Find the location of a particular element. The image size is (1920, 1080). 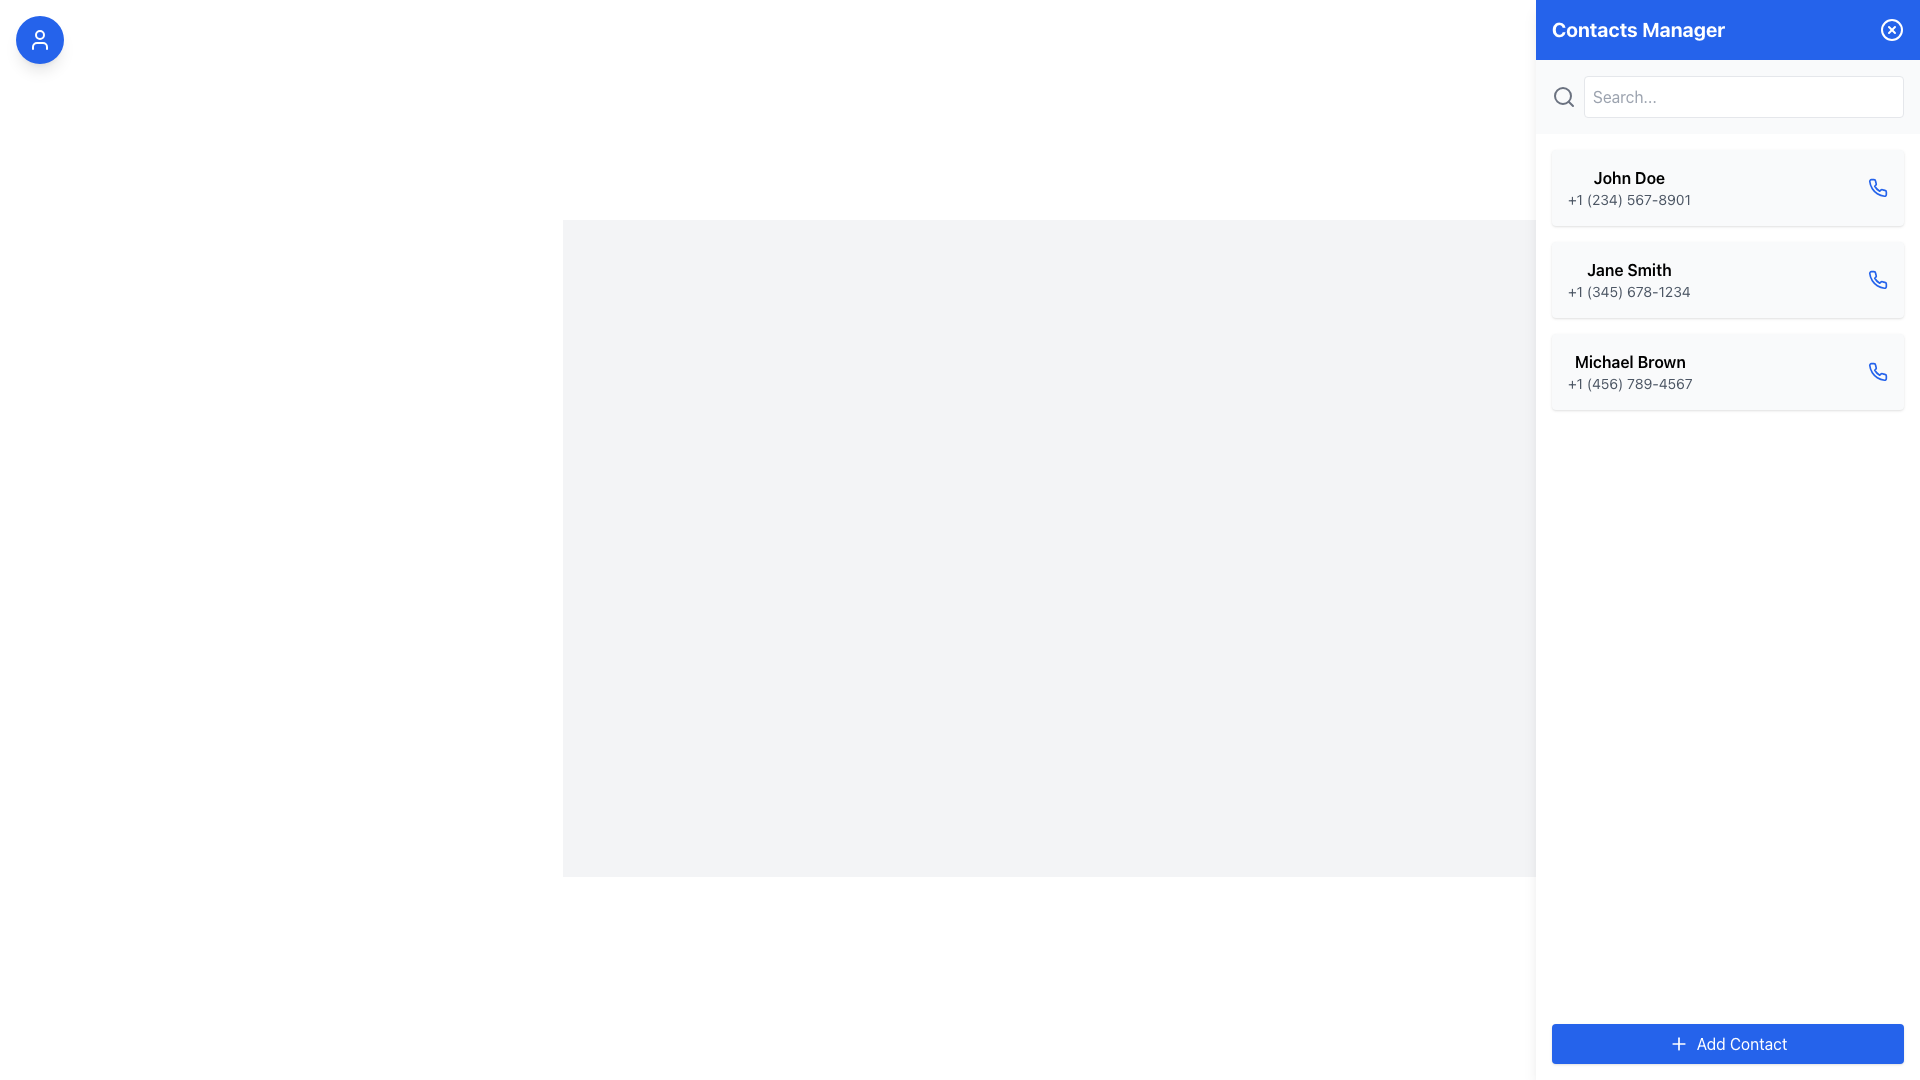

the Contact Information Display showing 'John Doe' and the phone number '+1 (234) 567-8901' in the Contacts Manager sidebar is located at coordinates (1629, 188).